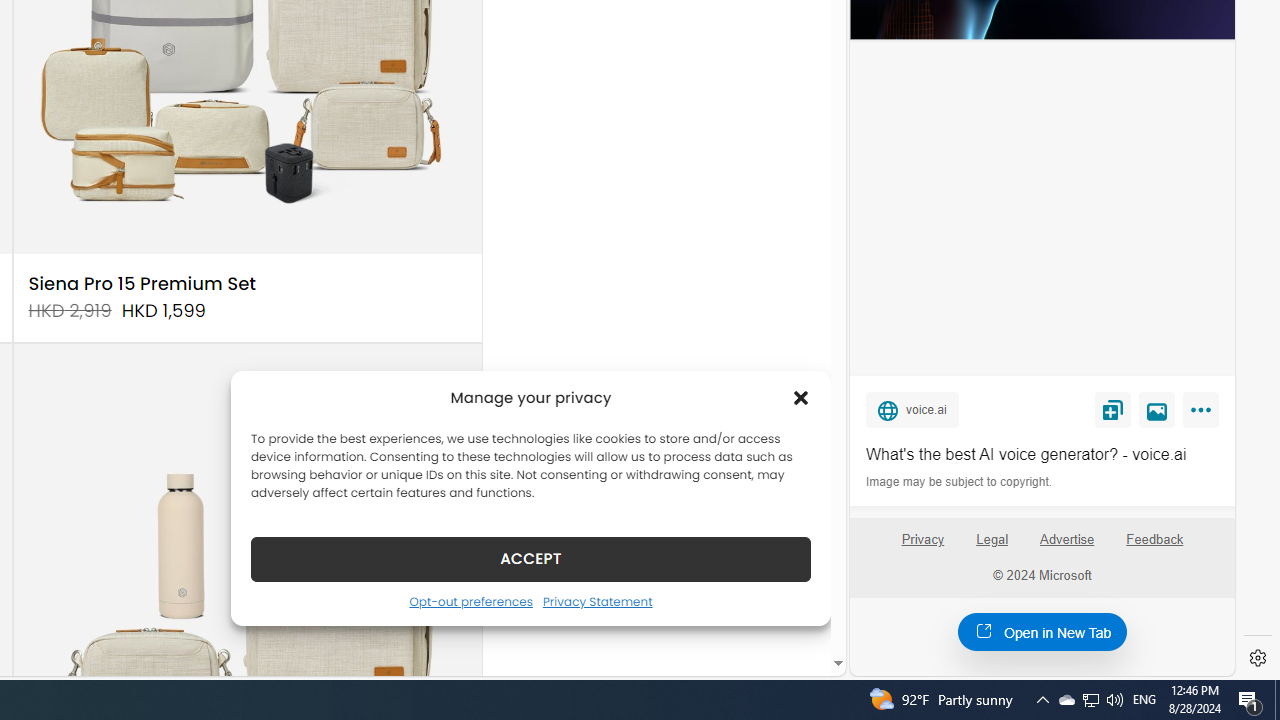  Describe the element at coordinates (470, 600) in the screenshot. I see `'Opt-out preferences'` at that location.